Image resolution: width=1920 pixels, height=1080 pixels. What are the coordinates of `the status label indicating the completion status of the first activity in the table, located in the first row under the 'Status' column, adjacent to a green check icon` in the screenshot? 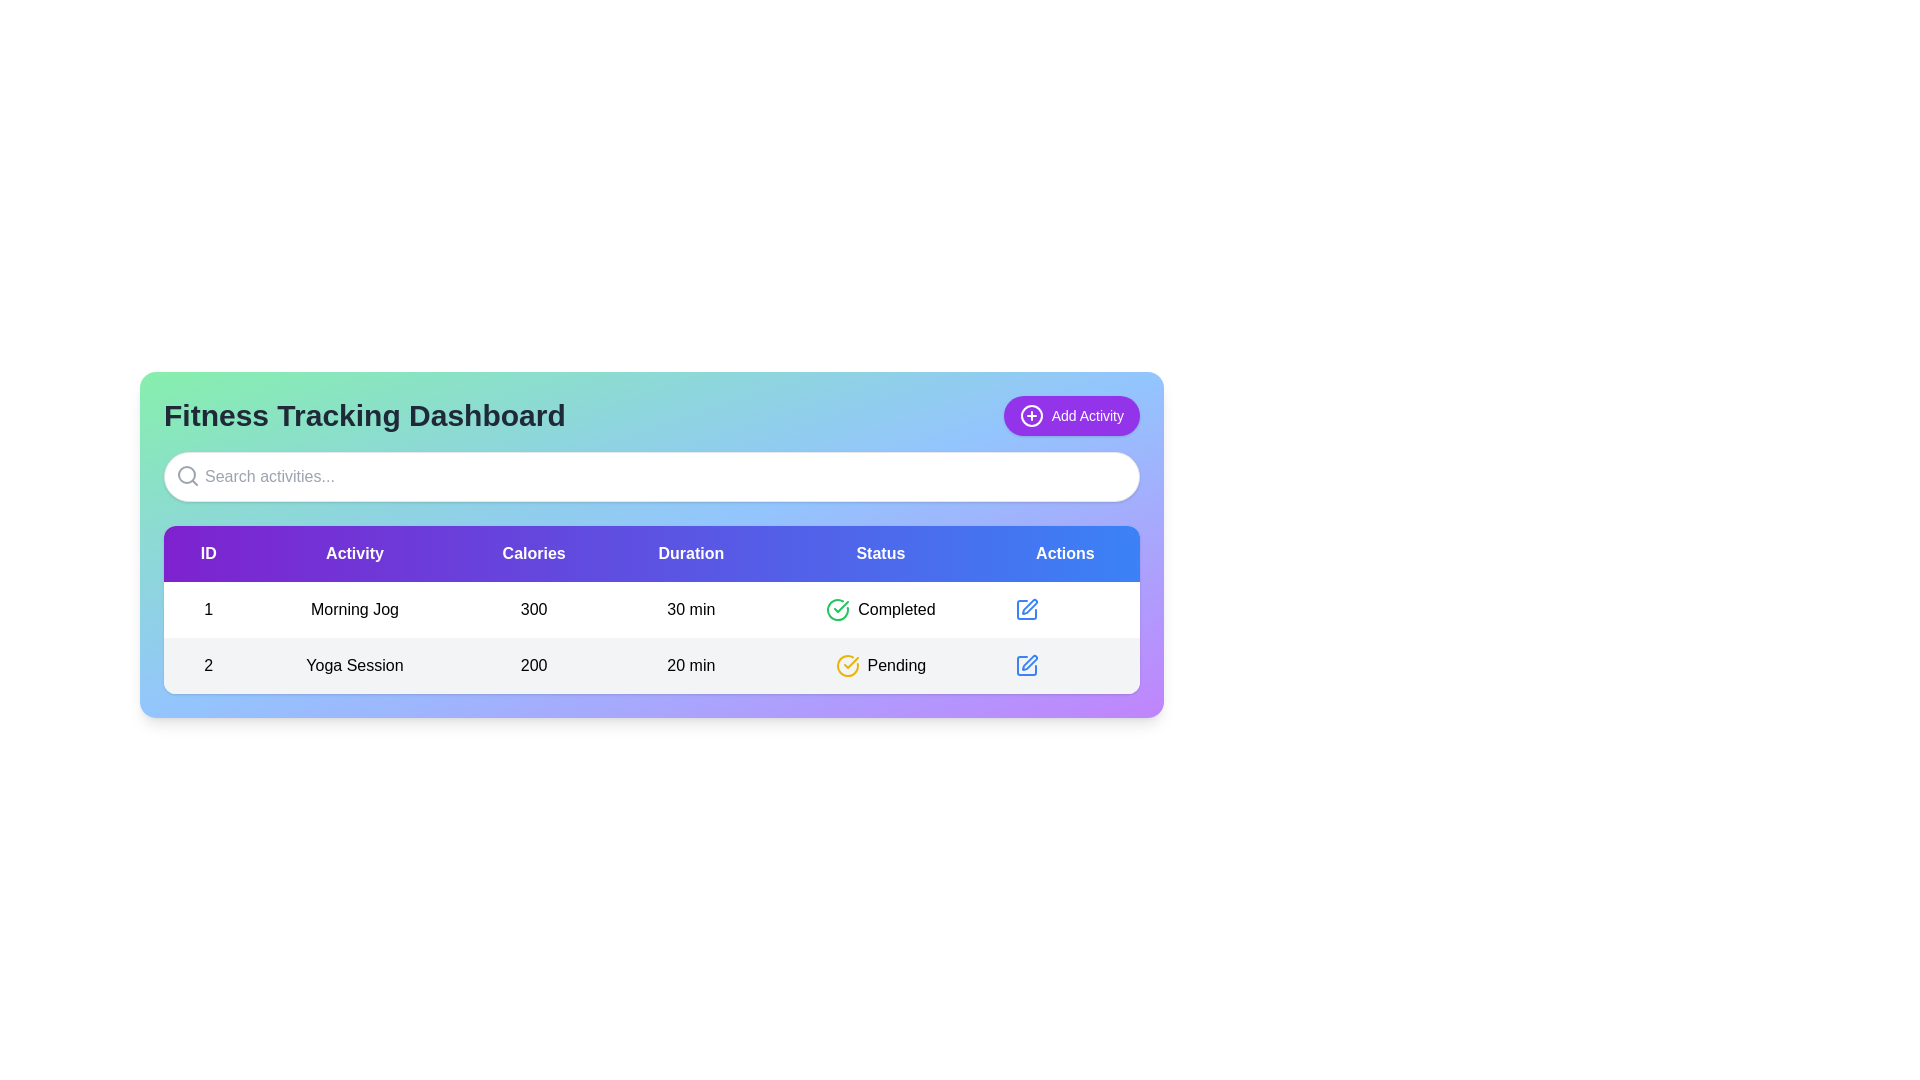 It's located at (895, 608).